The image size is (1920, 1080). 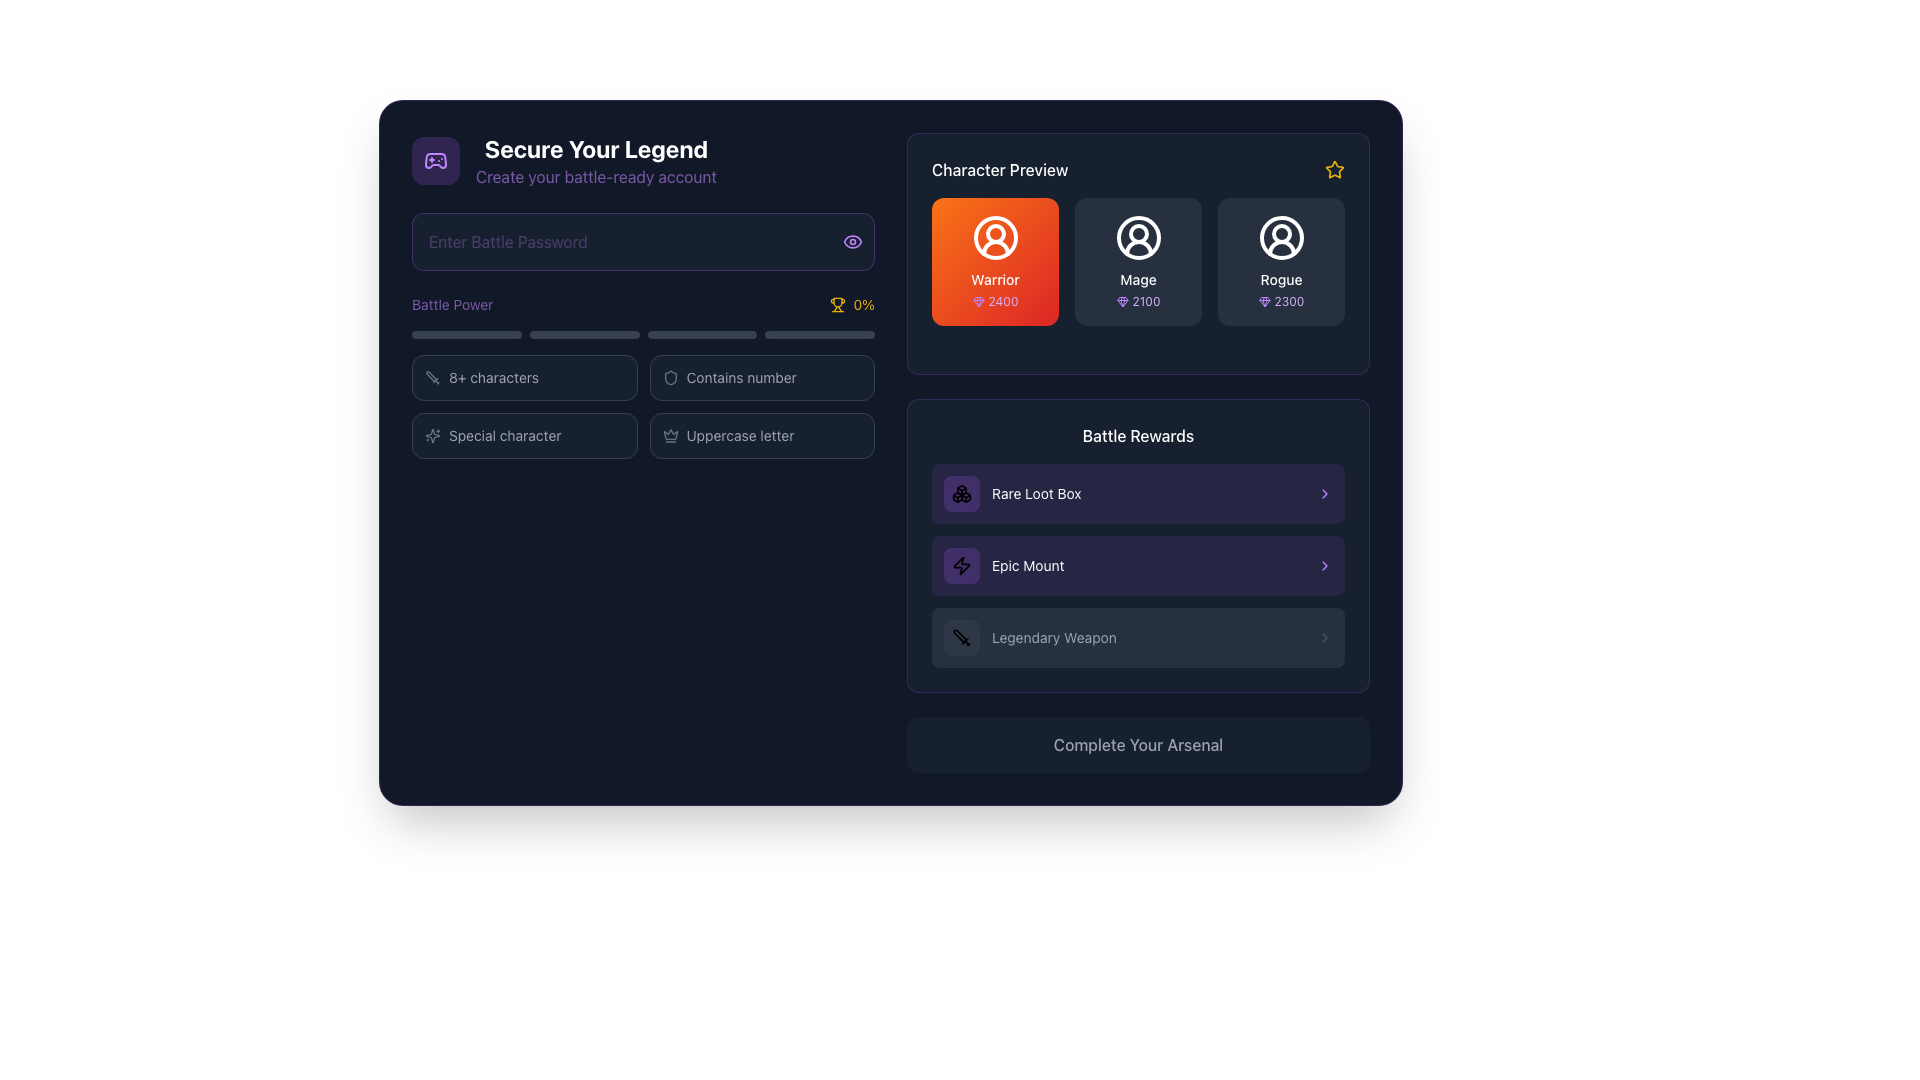 I want to click on the circular user profile icon located in the 'Character Preview' section, which is the middle icon between 'Warrior' and 'Rogue', so click(x=1138, y=237).